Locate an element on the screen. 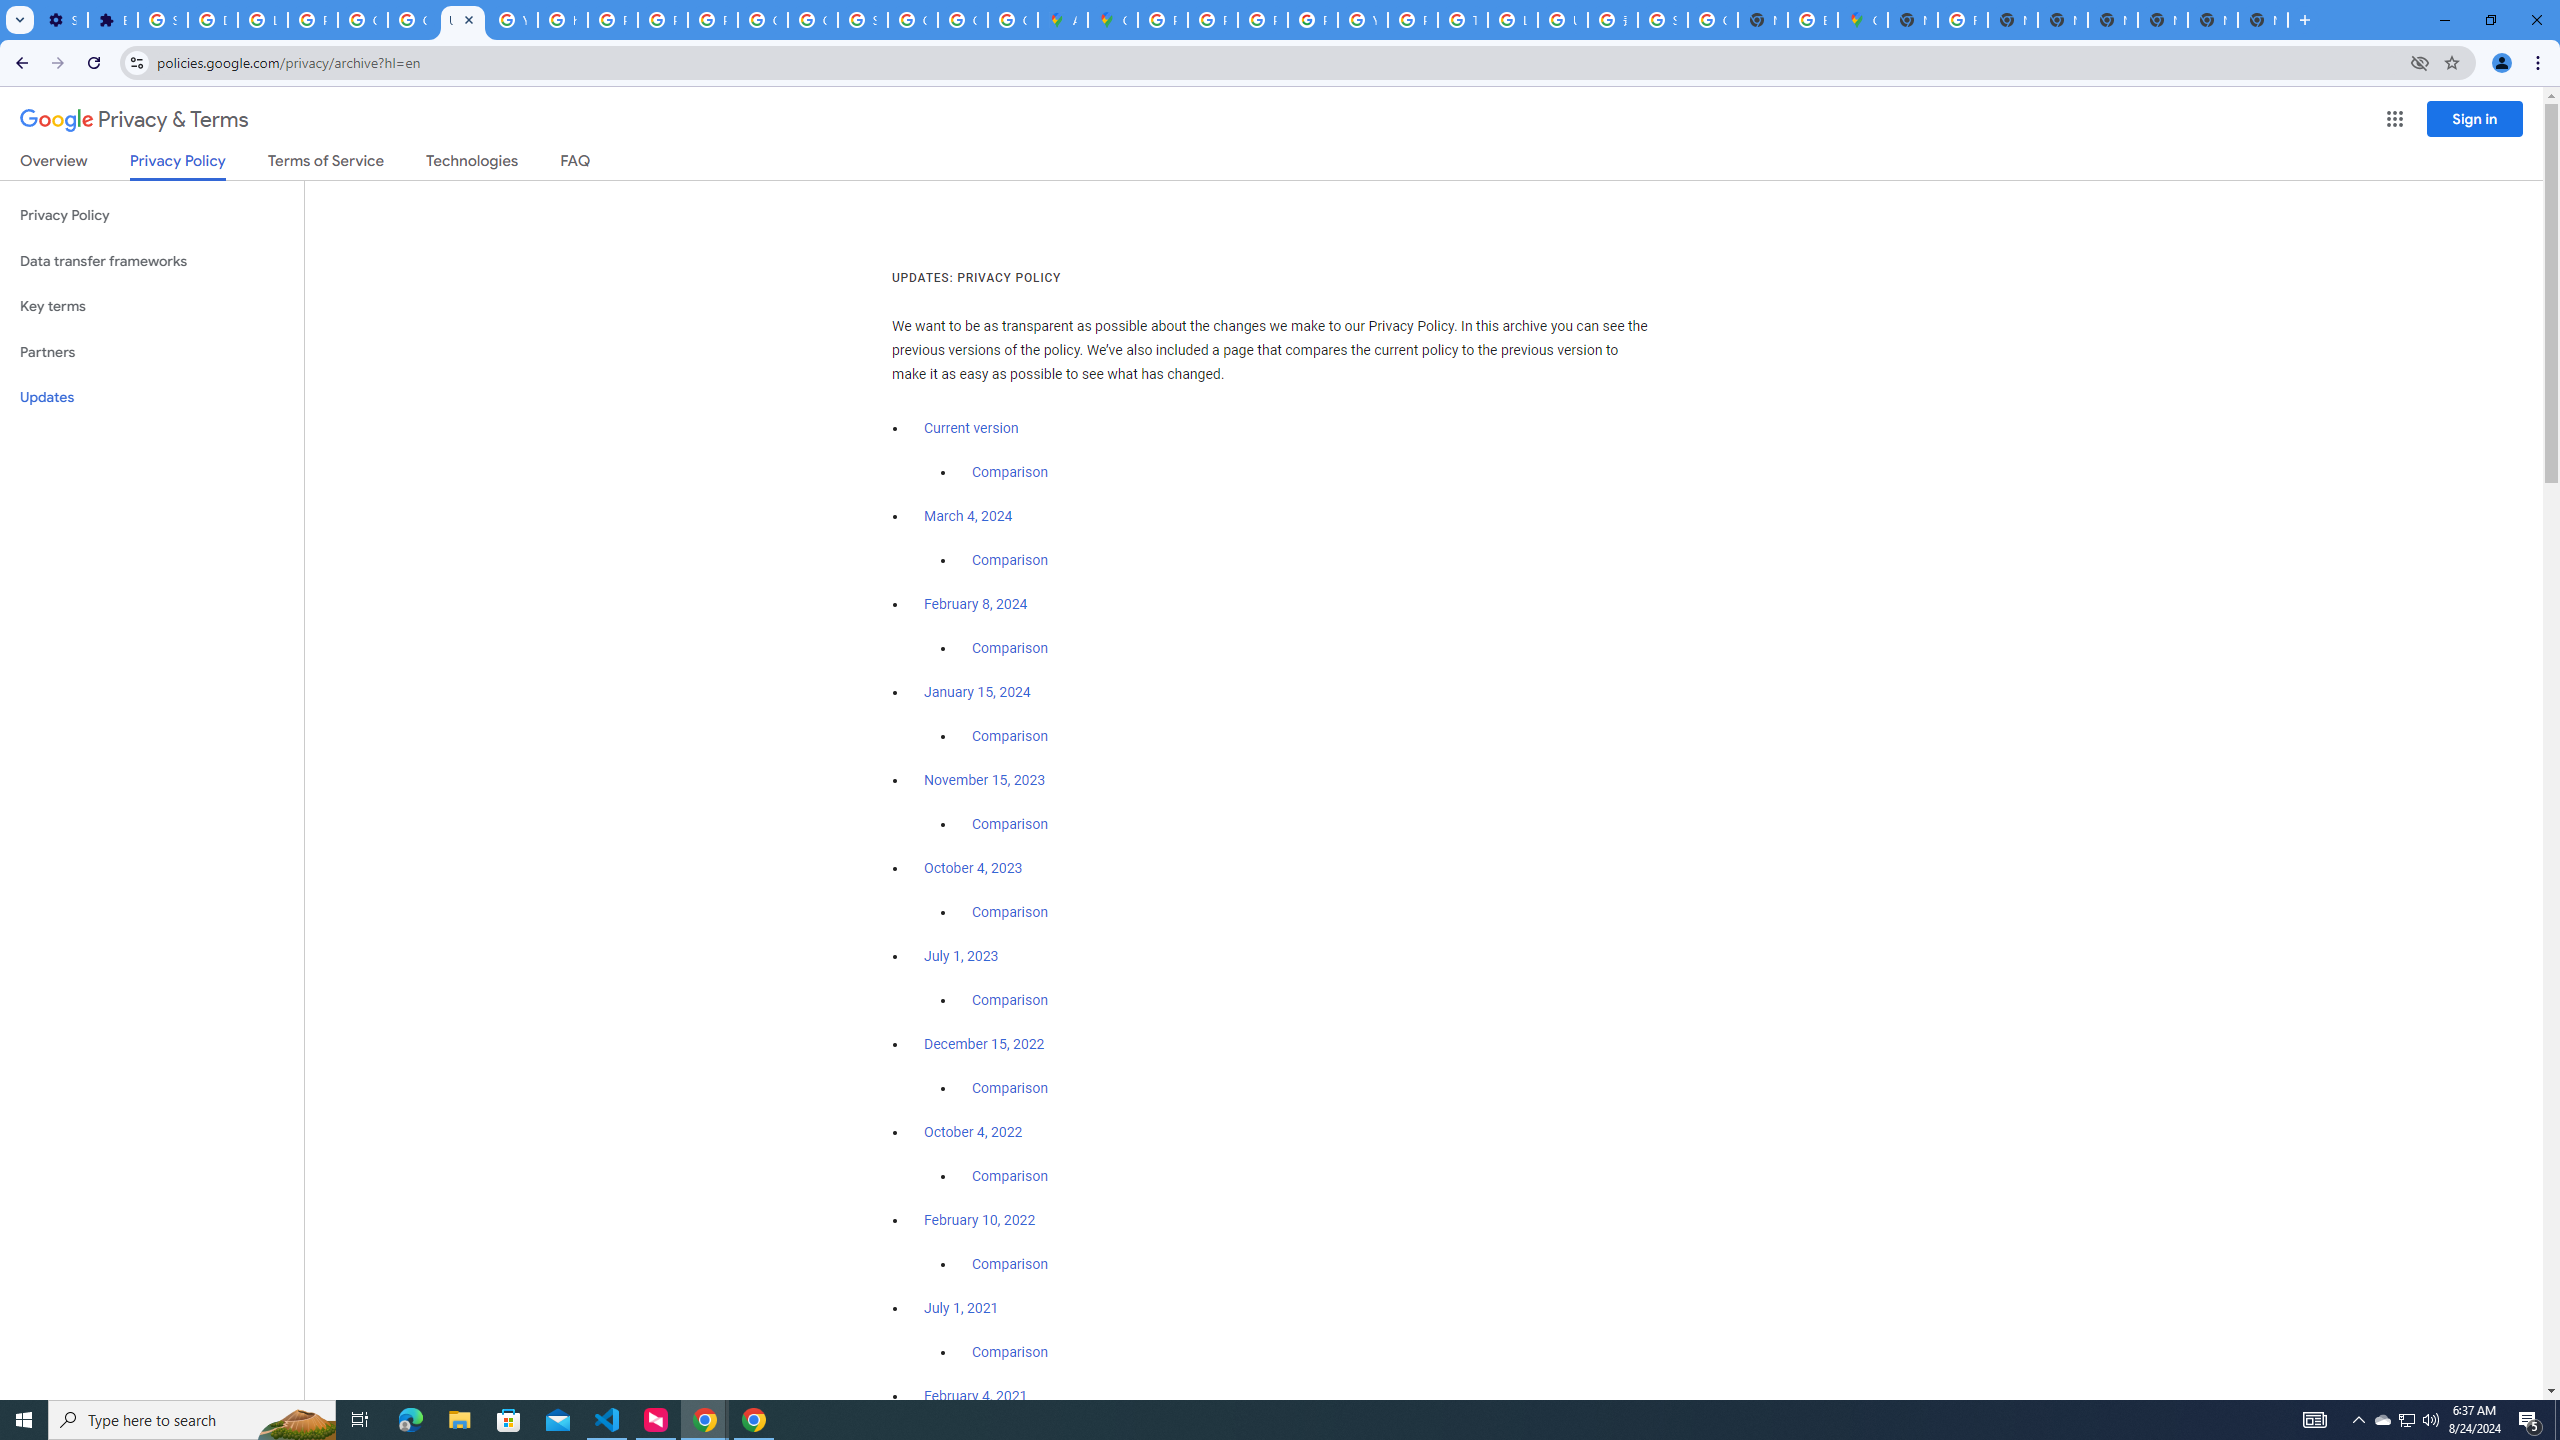 Image resolution: width=2560 pixels, height=1440 pixels. 'Extensions' is located at coordinates (111, 19).